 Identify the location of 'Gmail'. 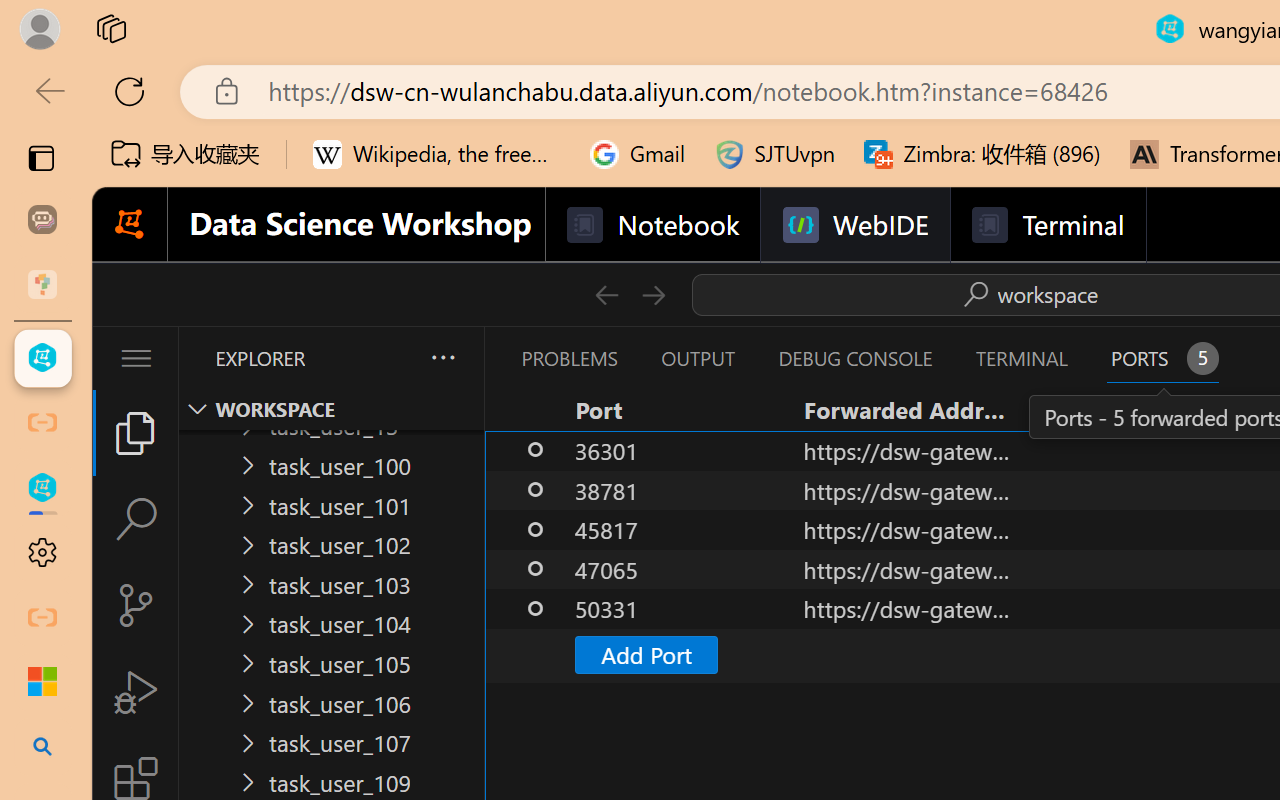
(637, 154).